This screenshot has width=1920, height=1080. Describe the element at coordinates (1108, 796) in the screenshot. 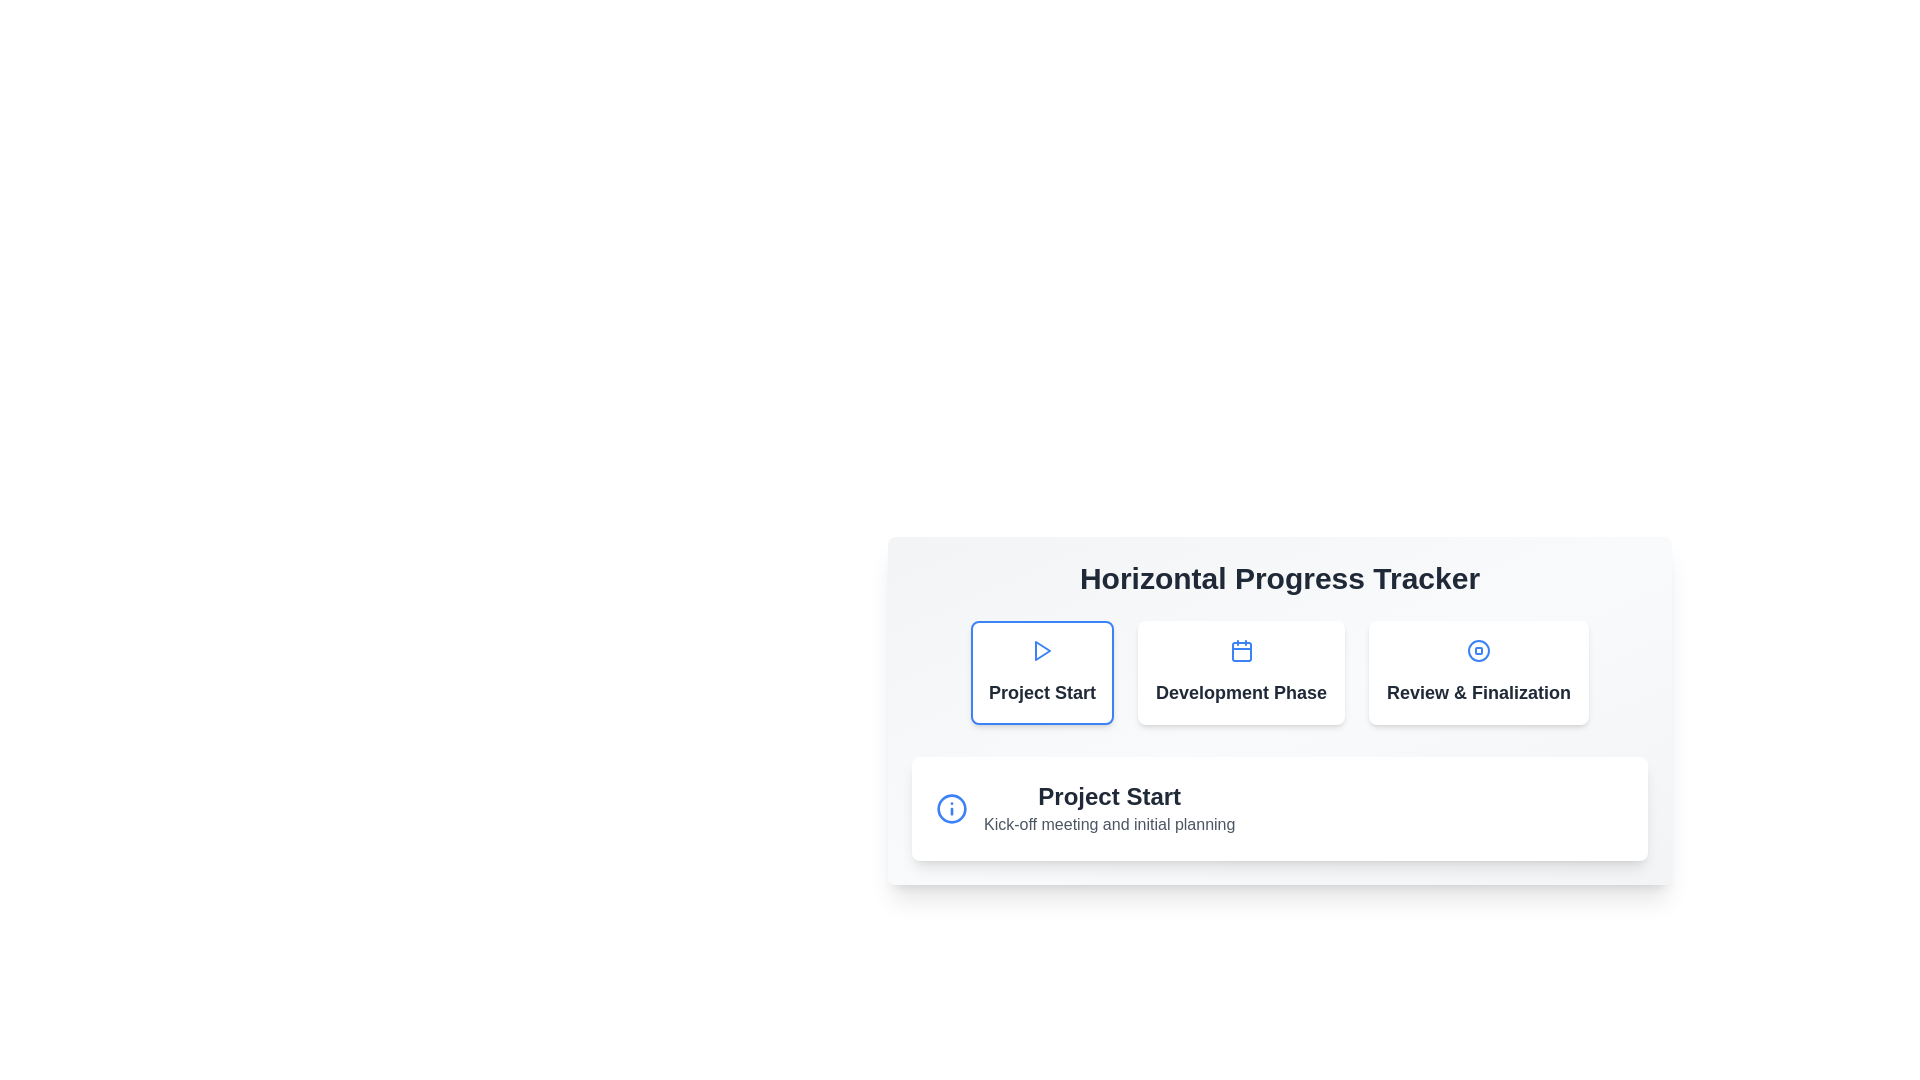

I see `the text element displaying 'Project Start', which is bold and large in dark gray color, positioned at the bottom-center of the interface` at that location.